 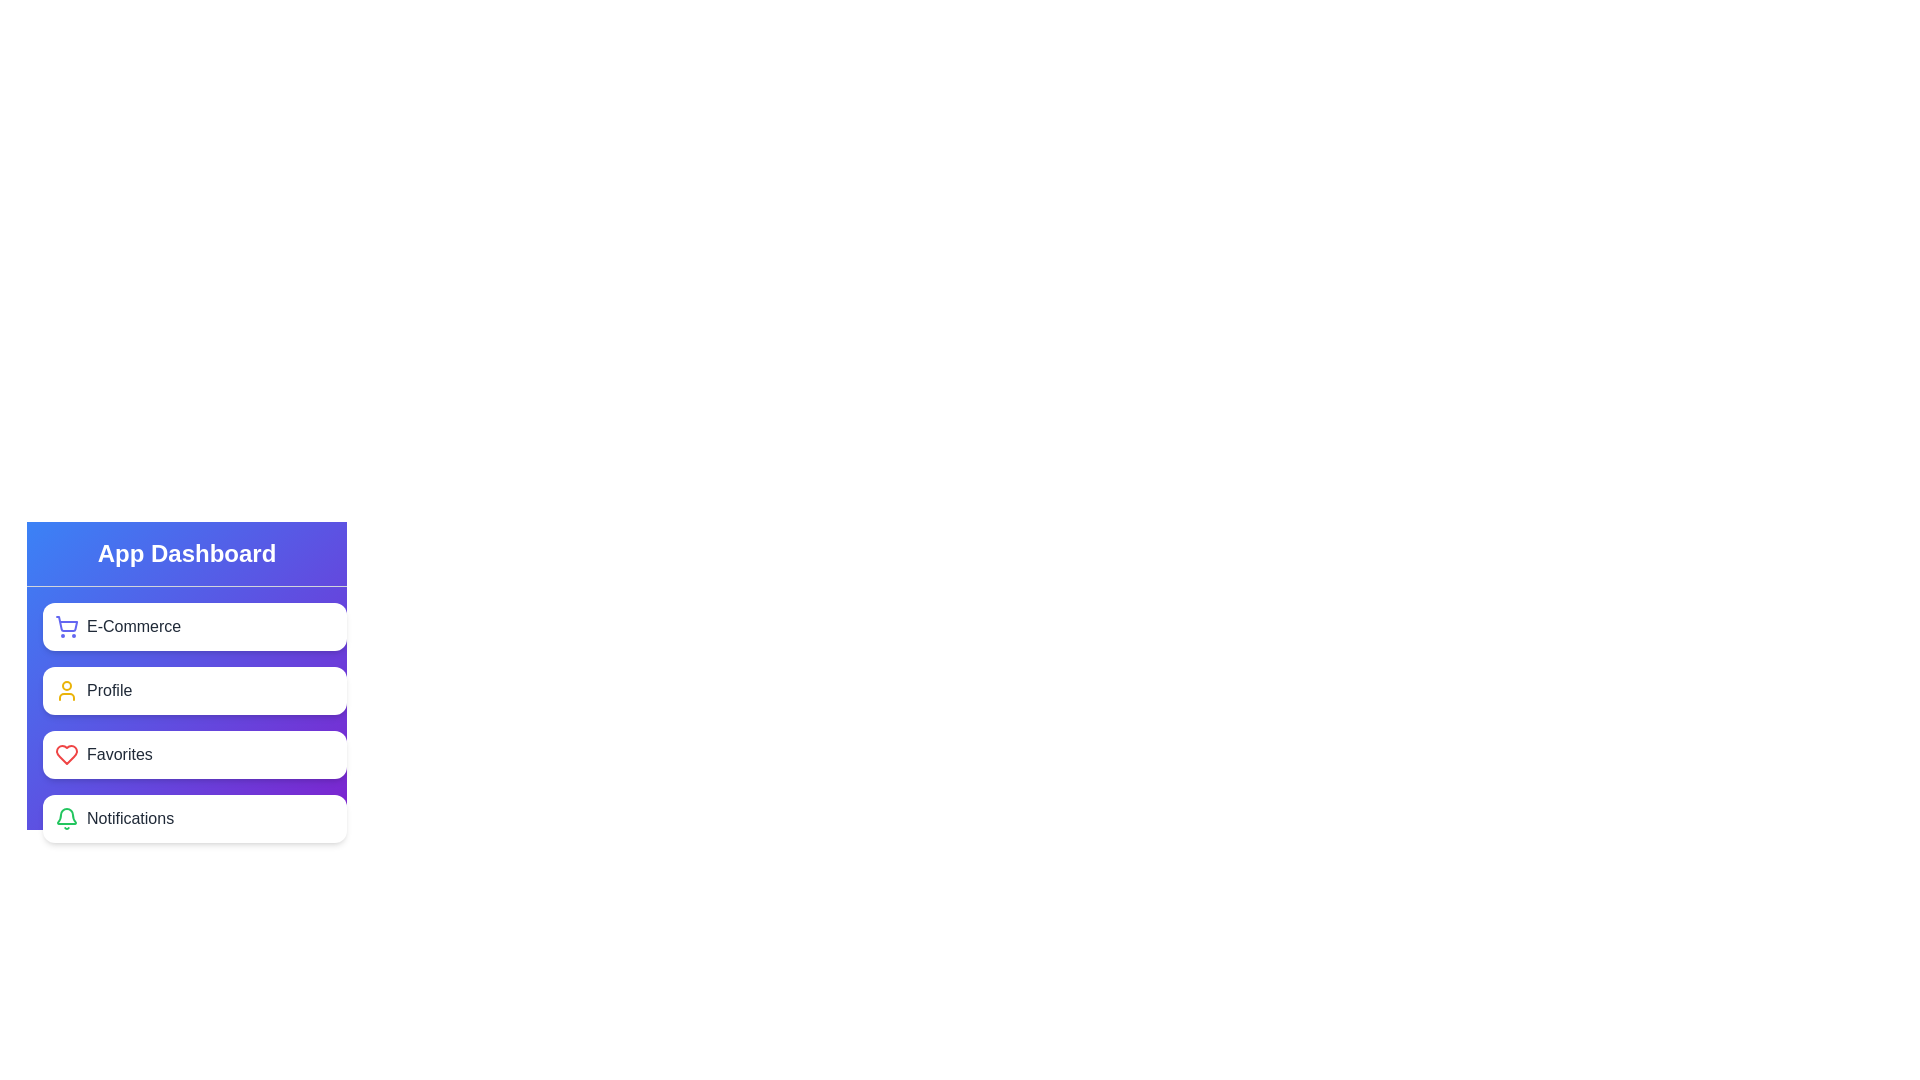 What do you see at coordinates (195, 818) in the screenshot?
I see `the element corresponding to Notifications` at bounding box center [195, 818].